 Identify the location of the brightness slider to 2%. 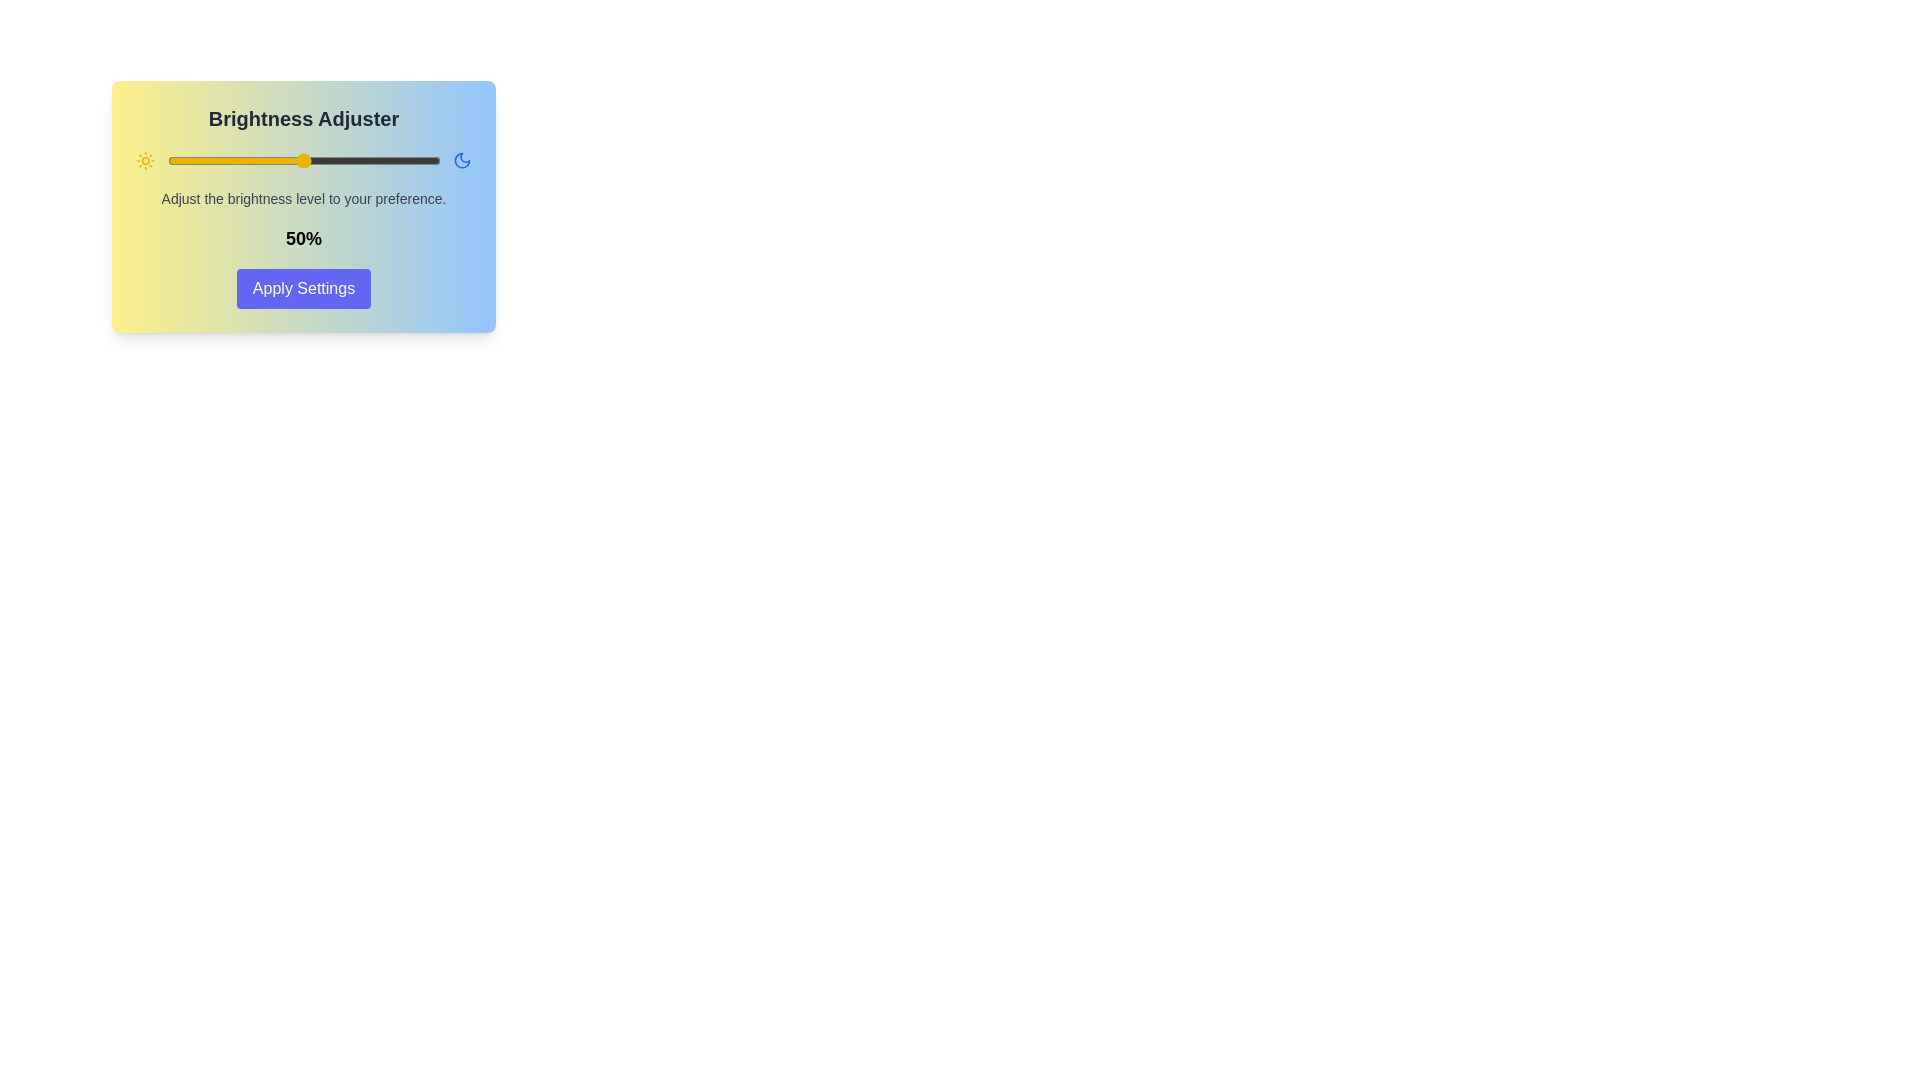
(172, 160).